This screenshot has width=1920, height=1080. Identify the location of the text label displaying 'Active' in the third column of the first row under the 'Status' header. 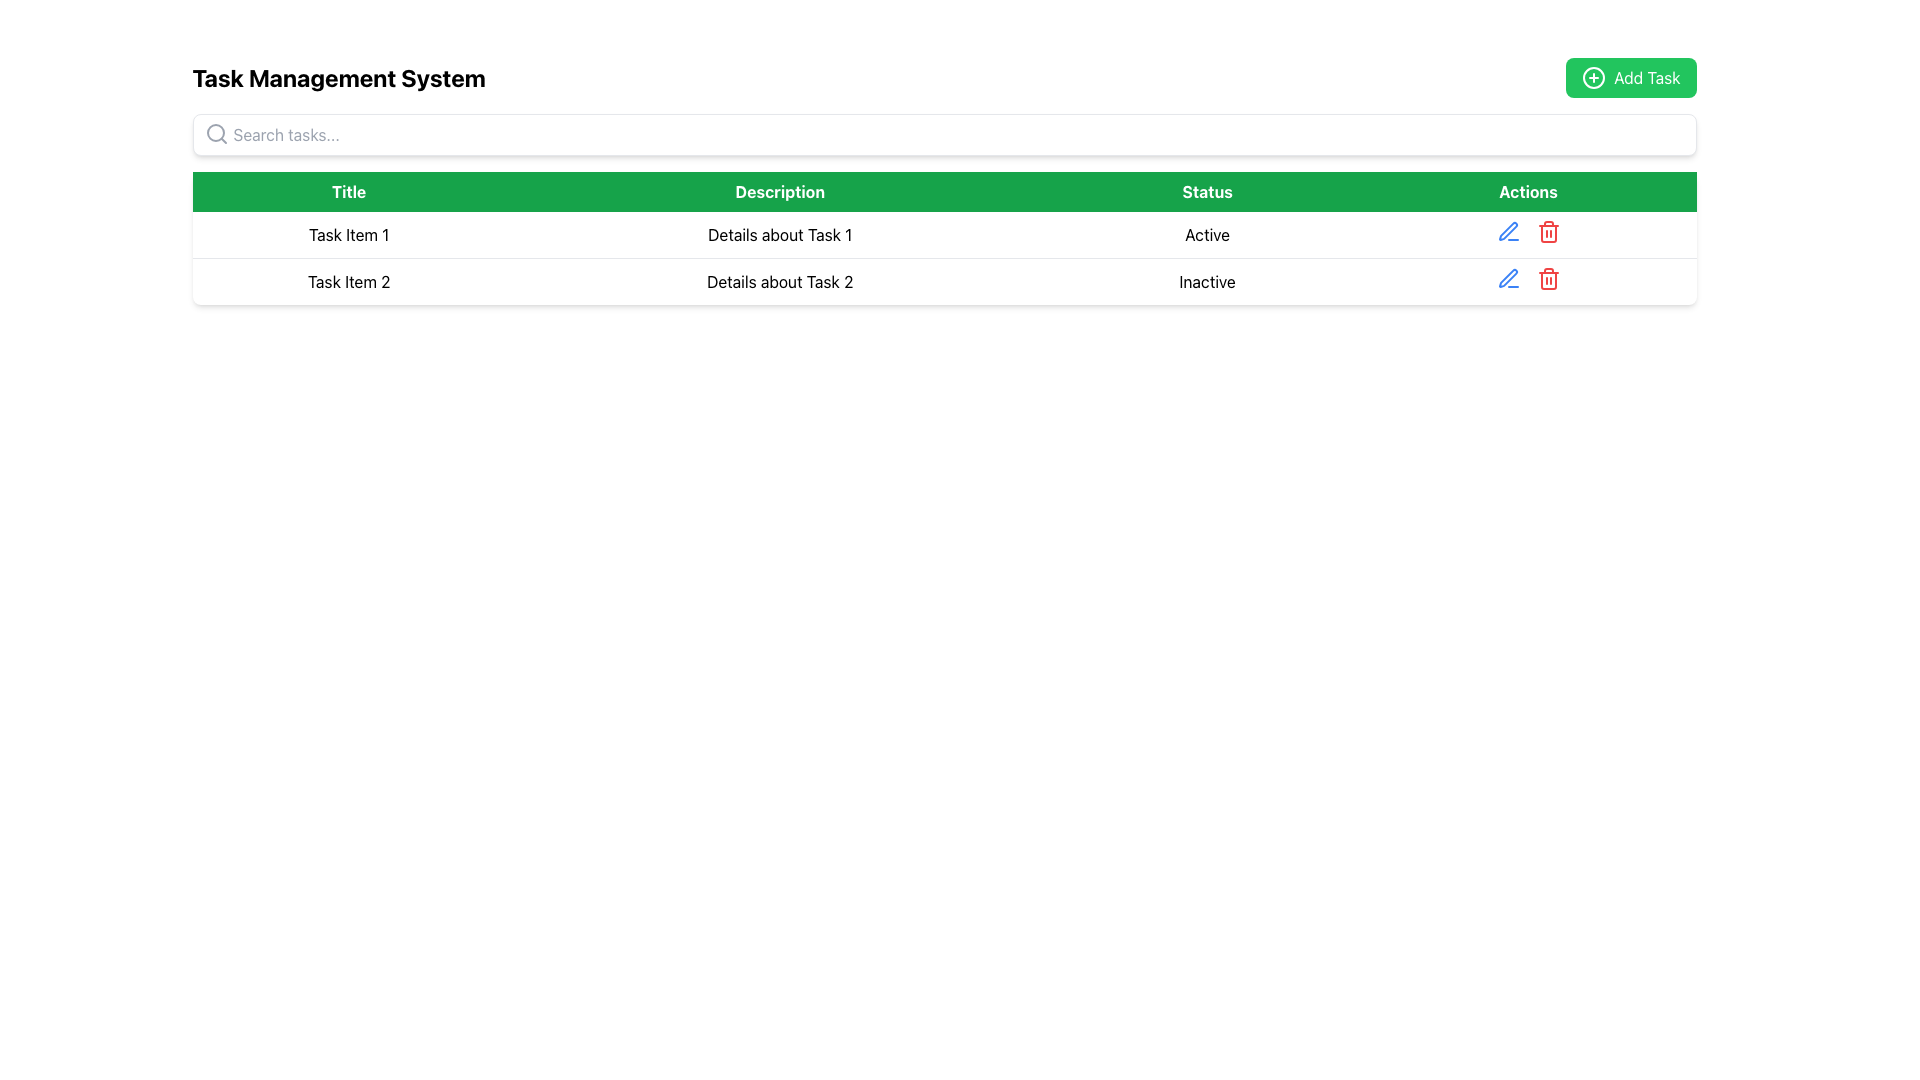
(1206, 234).